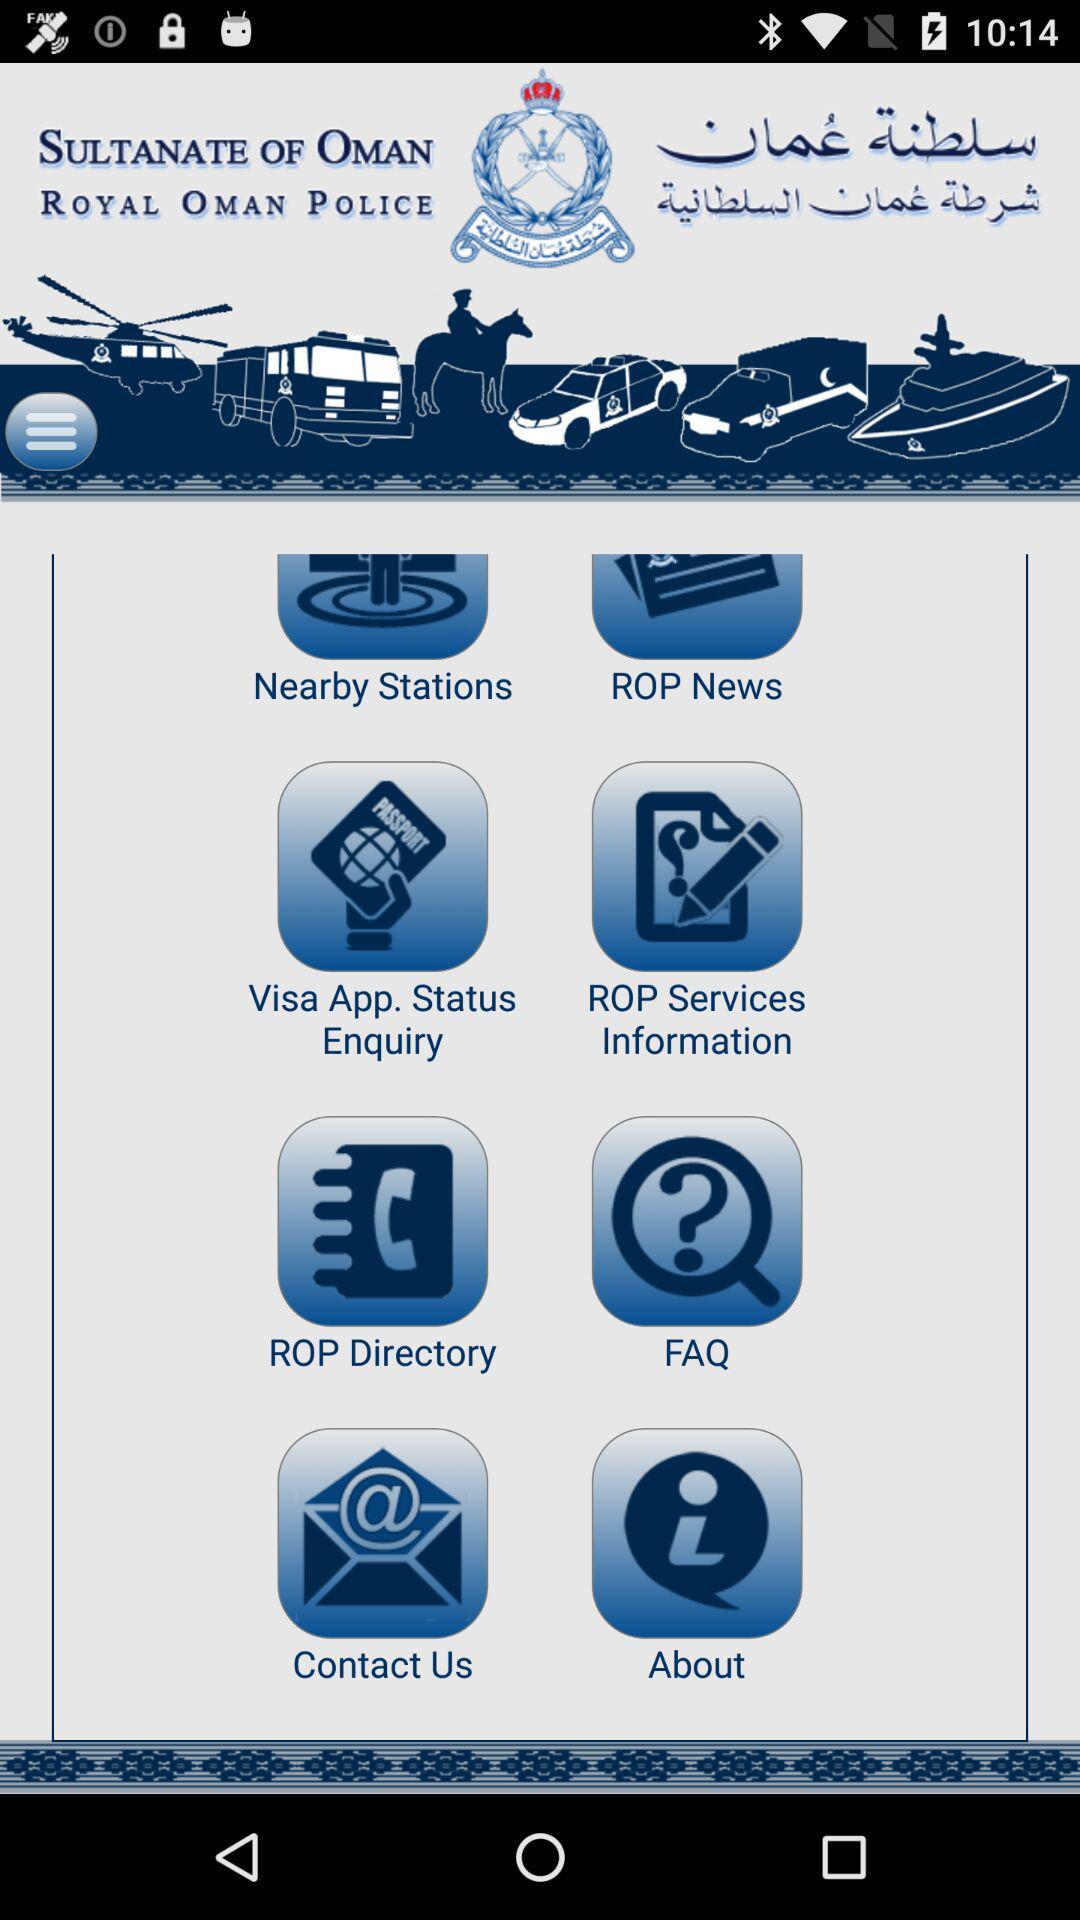 This screenshot has height=1920, width=1080. What do you see at coordinates (382, 1532) in the screenshot?
I see `item below rop directory app` at bounding box center [382, 1532].